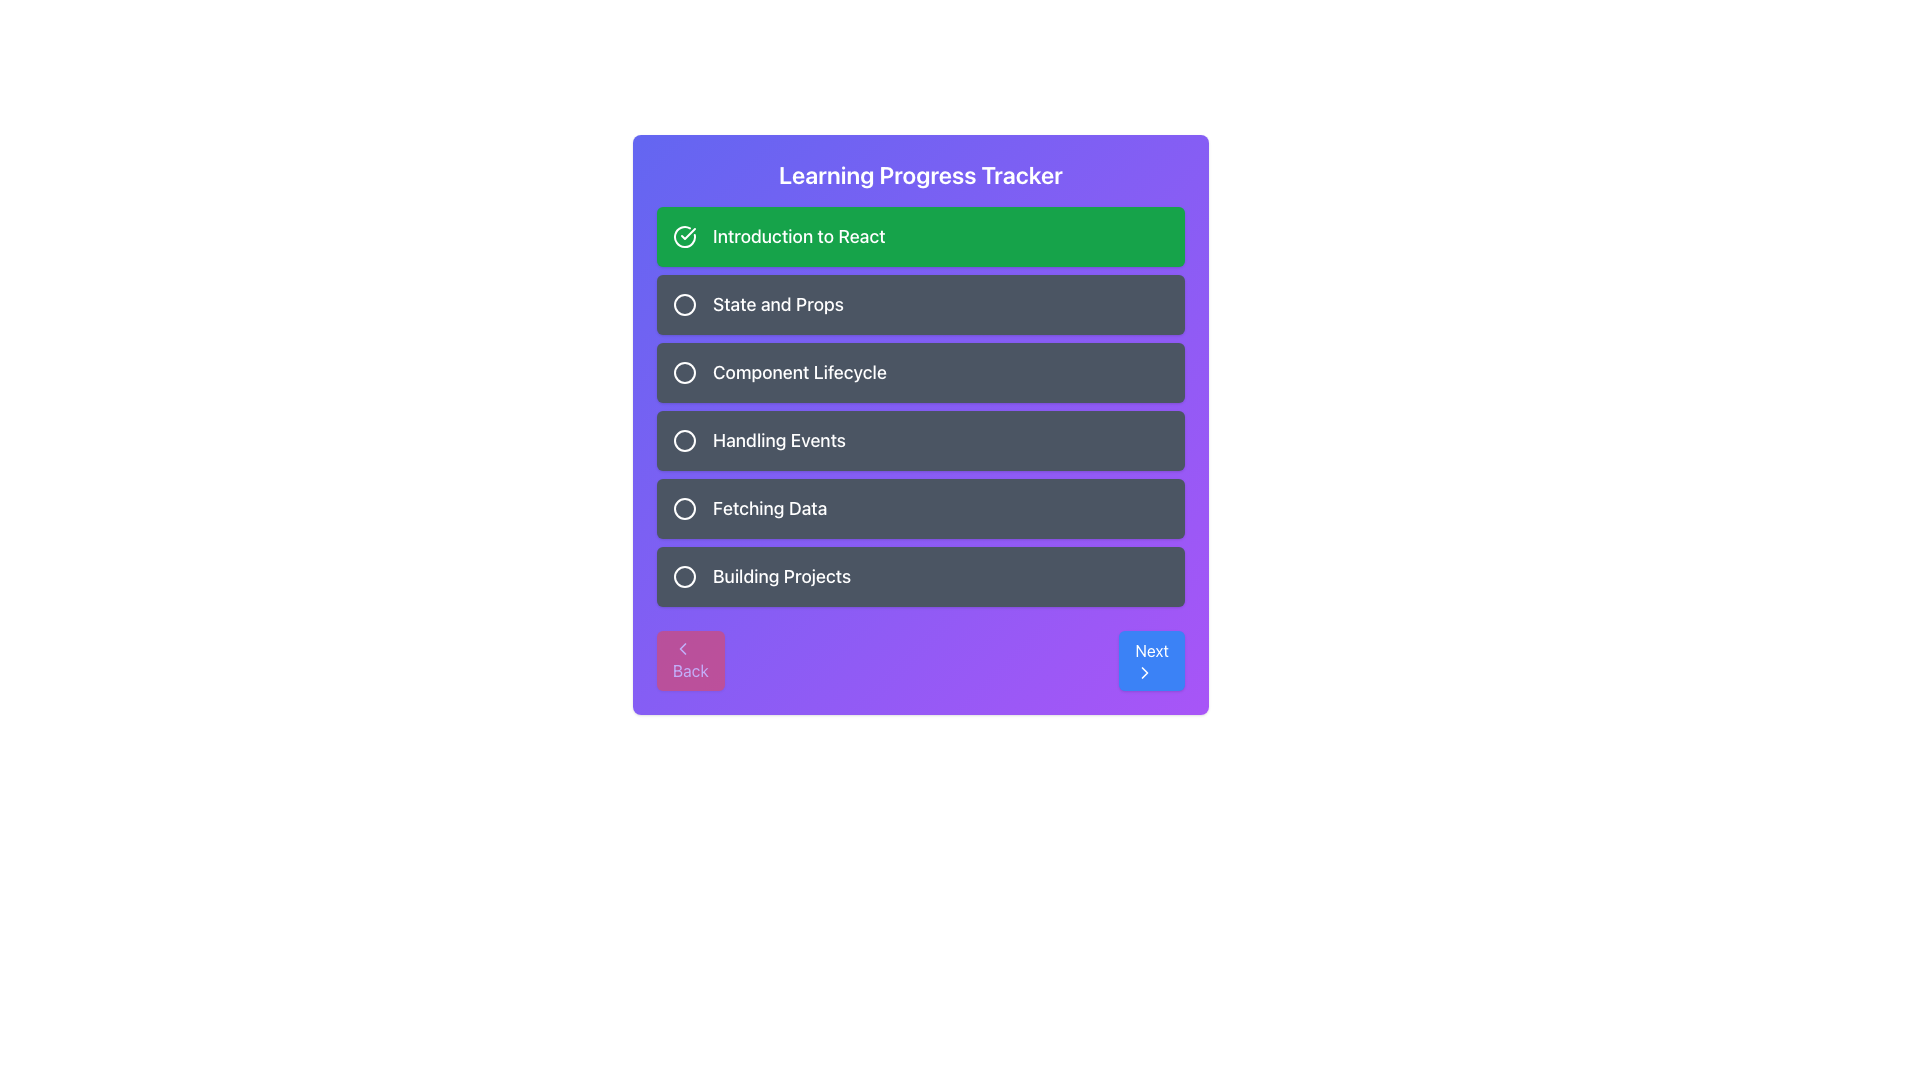 The width and height of the screenshot is (1920, 1080). What do you see at coordinates (682, 648) in the screenshot?
I see `the leftward navigation icon located to the left of the 'Back' button at the bottom-left corner of the 'Learning Progress Tracker' card for navigation hints` at bounding box center [682, 648].